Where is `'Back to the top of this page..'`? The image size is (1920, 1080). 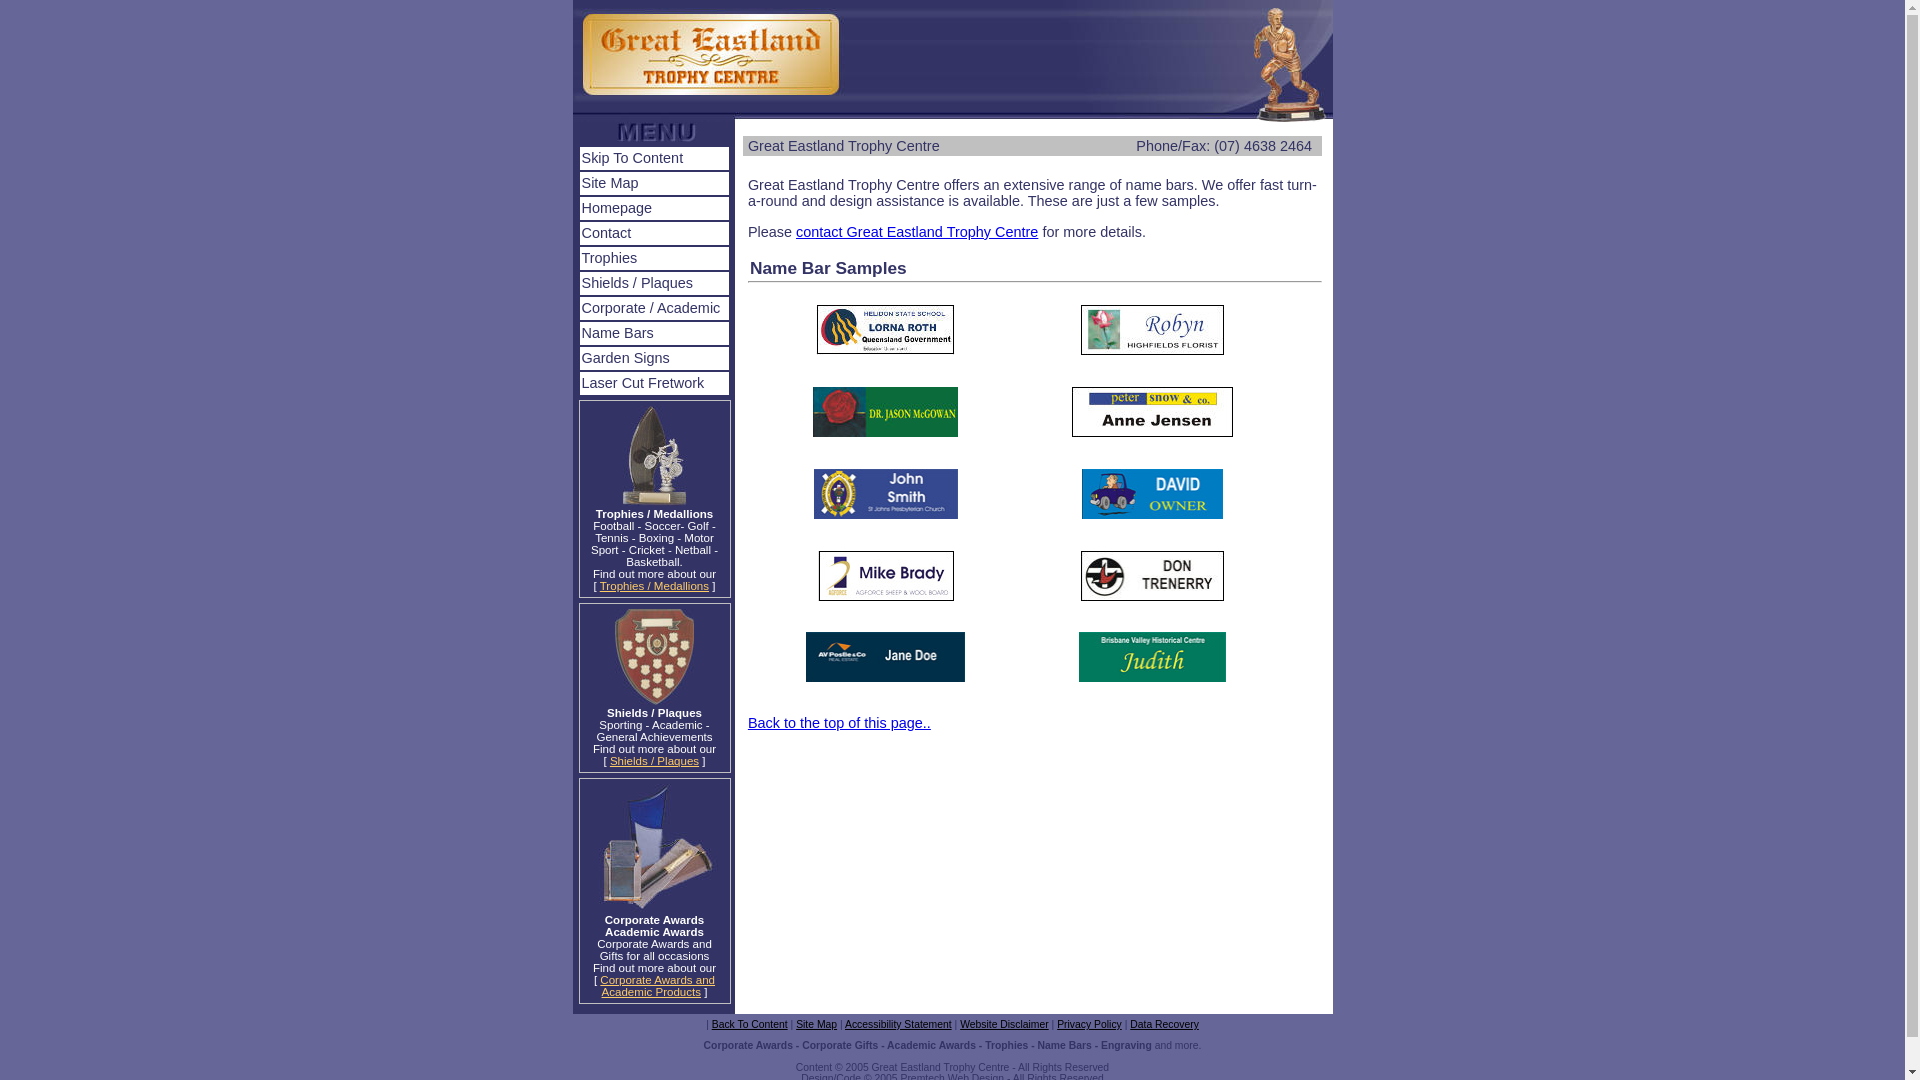
'Back to the top of this page..' is located at coordinates (747, 722).